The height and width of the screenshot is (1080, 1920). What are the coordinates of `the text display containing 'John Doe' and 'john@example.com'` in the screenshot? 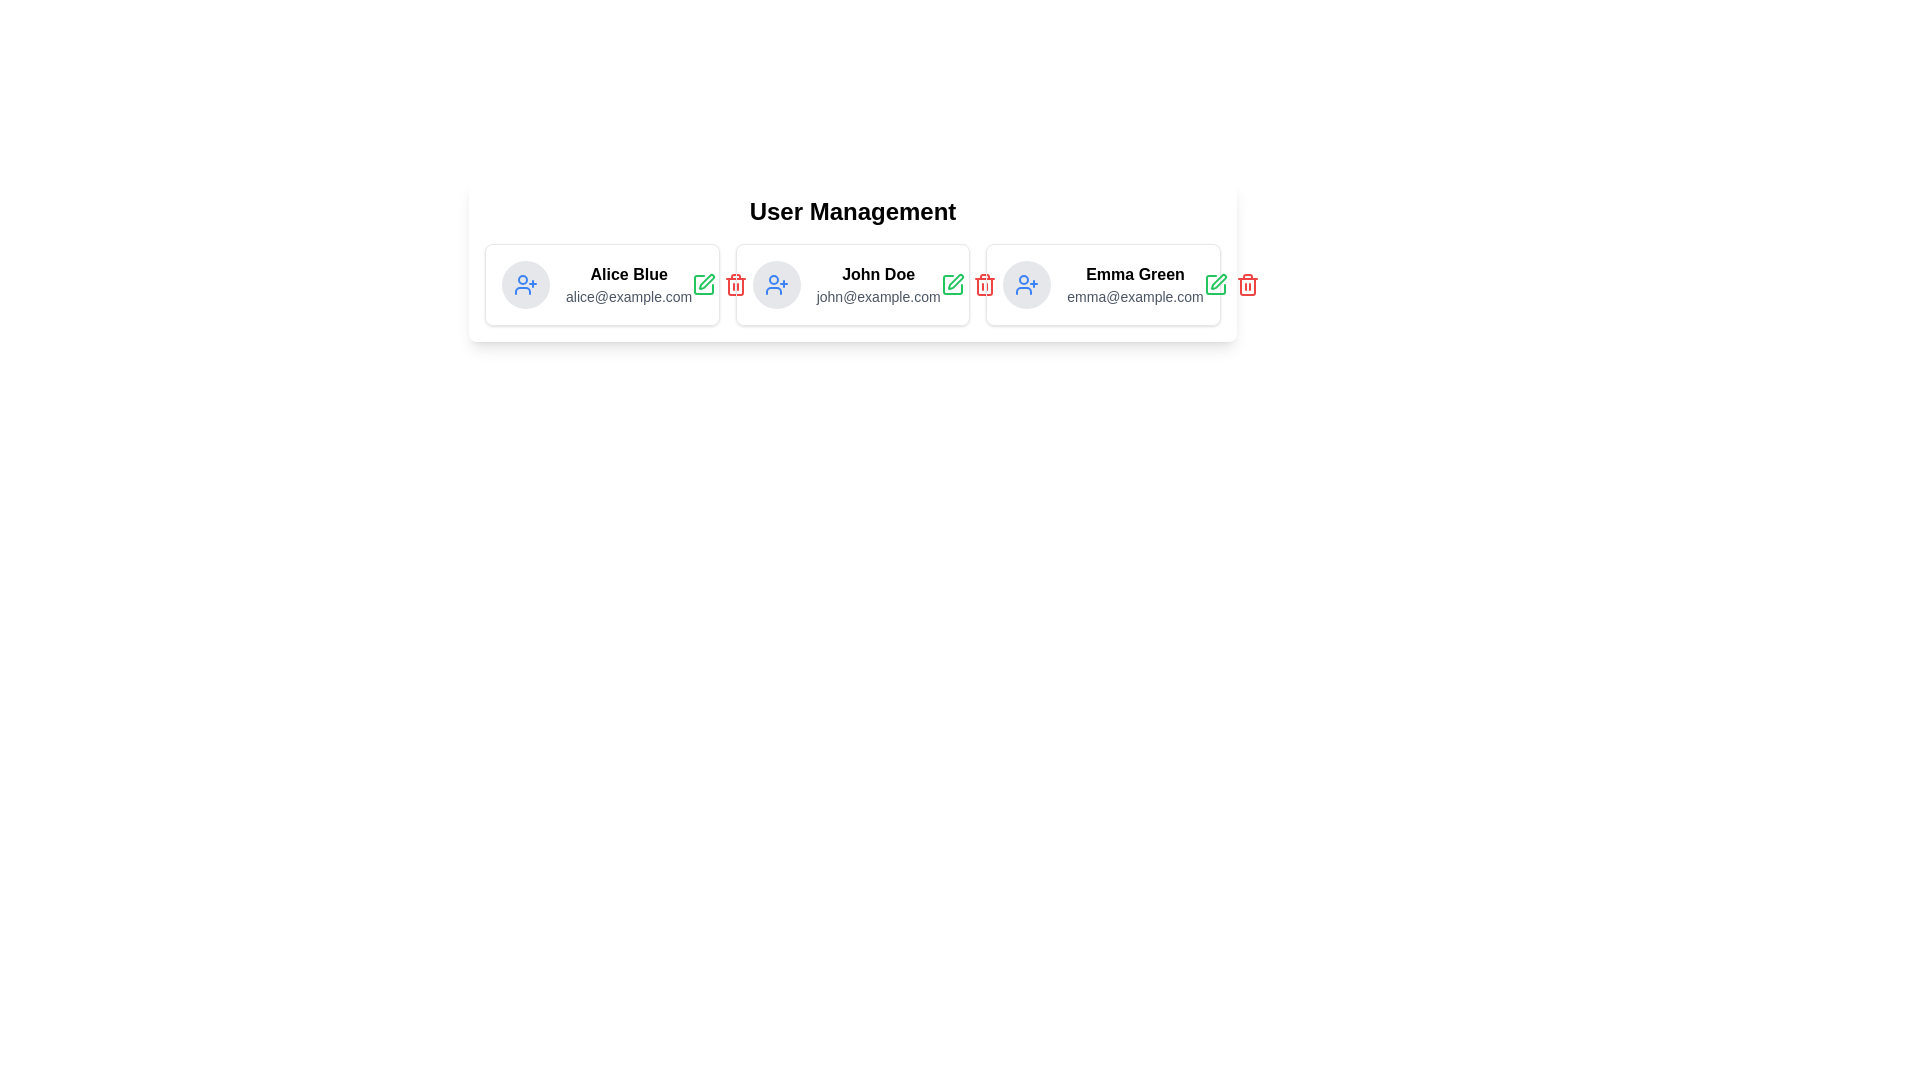 It's located at (878, 285).